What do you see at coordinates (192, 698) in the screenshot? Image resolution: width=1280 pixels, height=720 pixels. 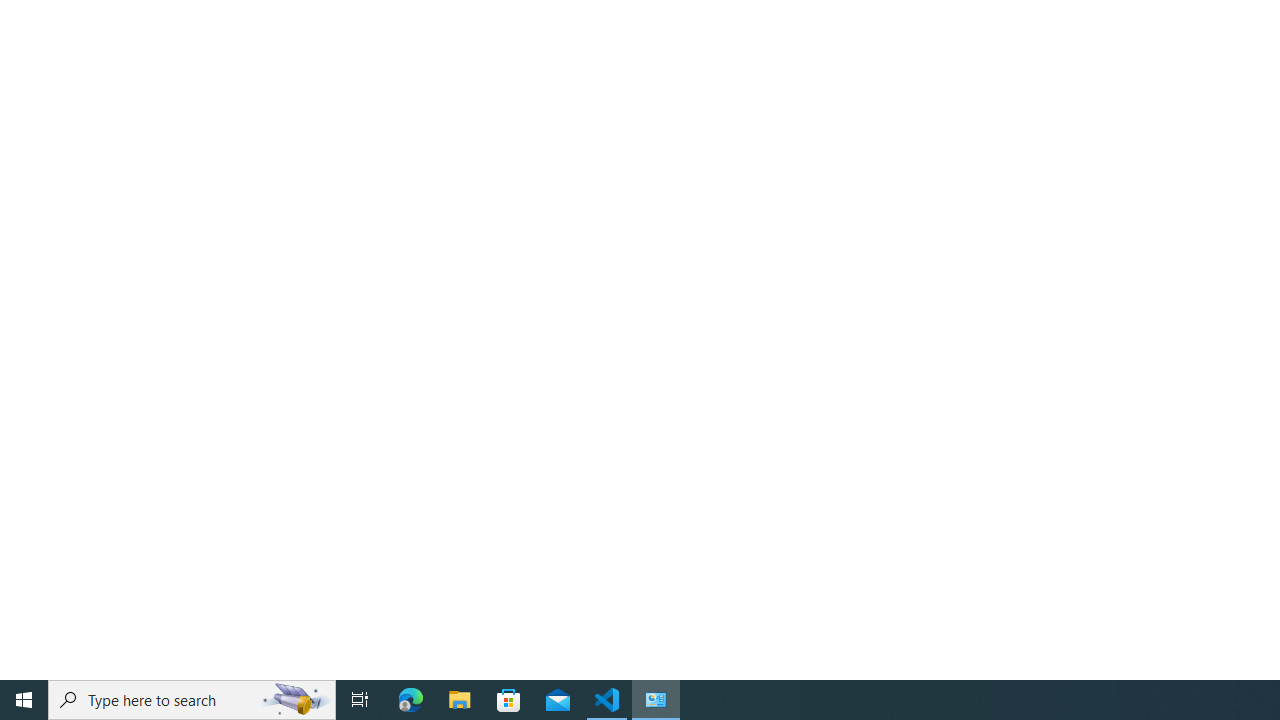 I see `'Type here to search'` at bounding box center [192, 698].